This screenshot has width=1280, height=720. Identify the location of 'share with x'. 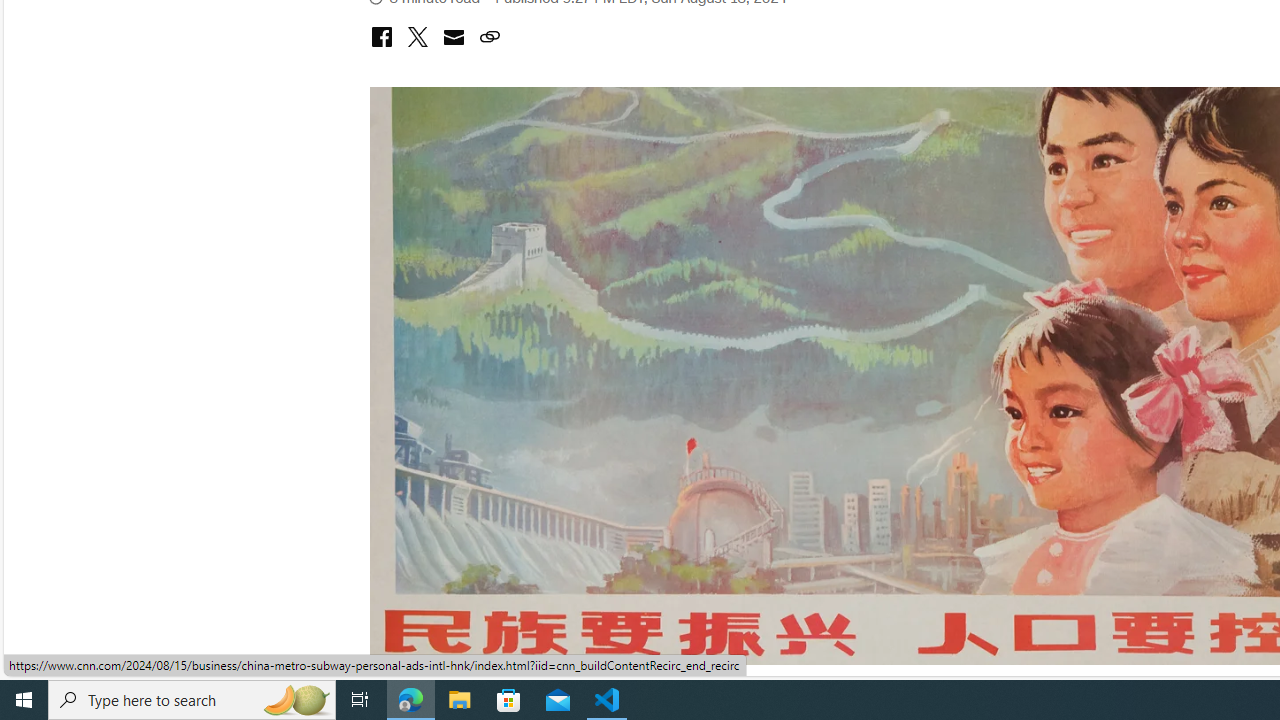
(416, 38).